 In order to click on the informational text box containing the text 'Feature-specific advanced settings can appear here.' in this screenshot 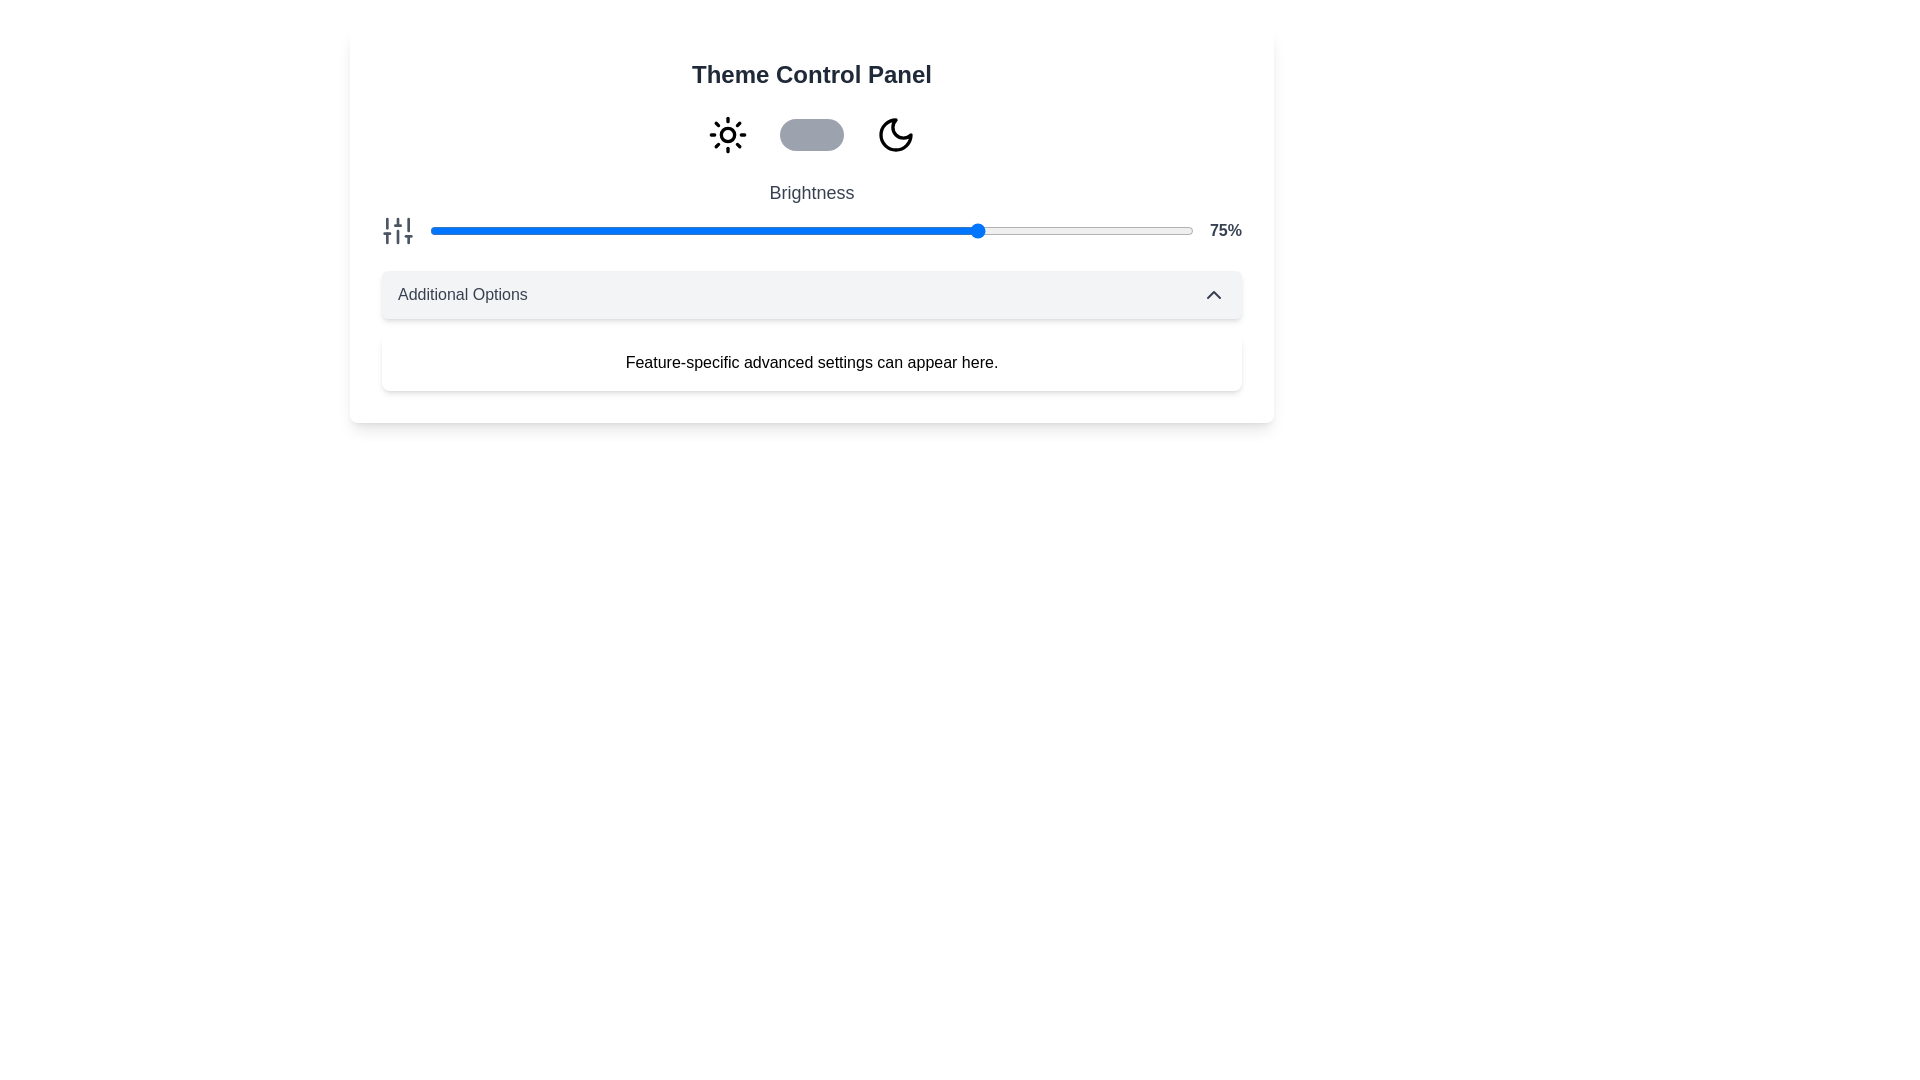, I will do `click(811, 362)`.